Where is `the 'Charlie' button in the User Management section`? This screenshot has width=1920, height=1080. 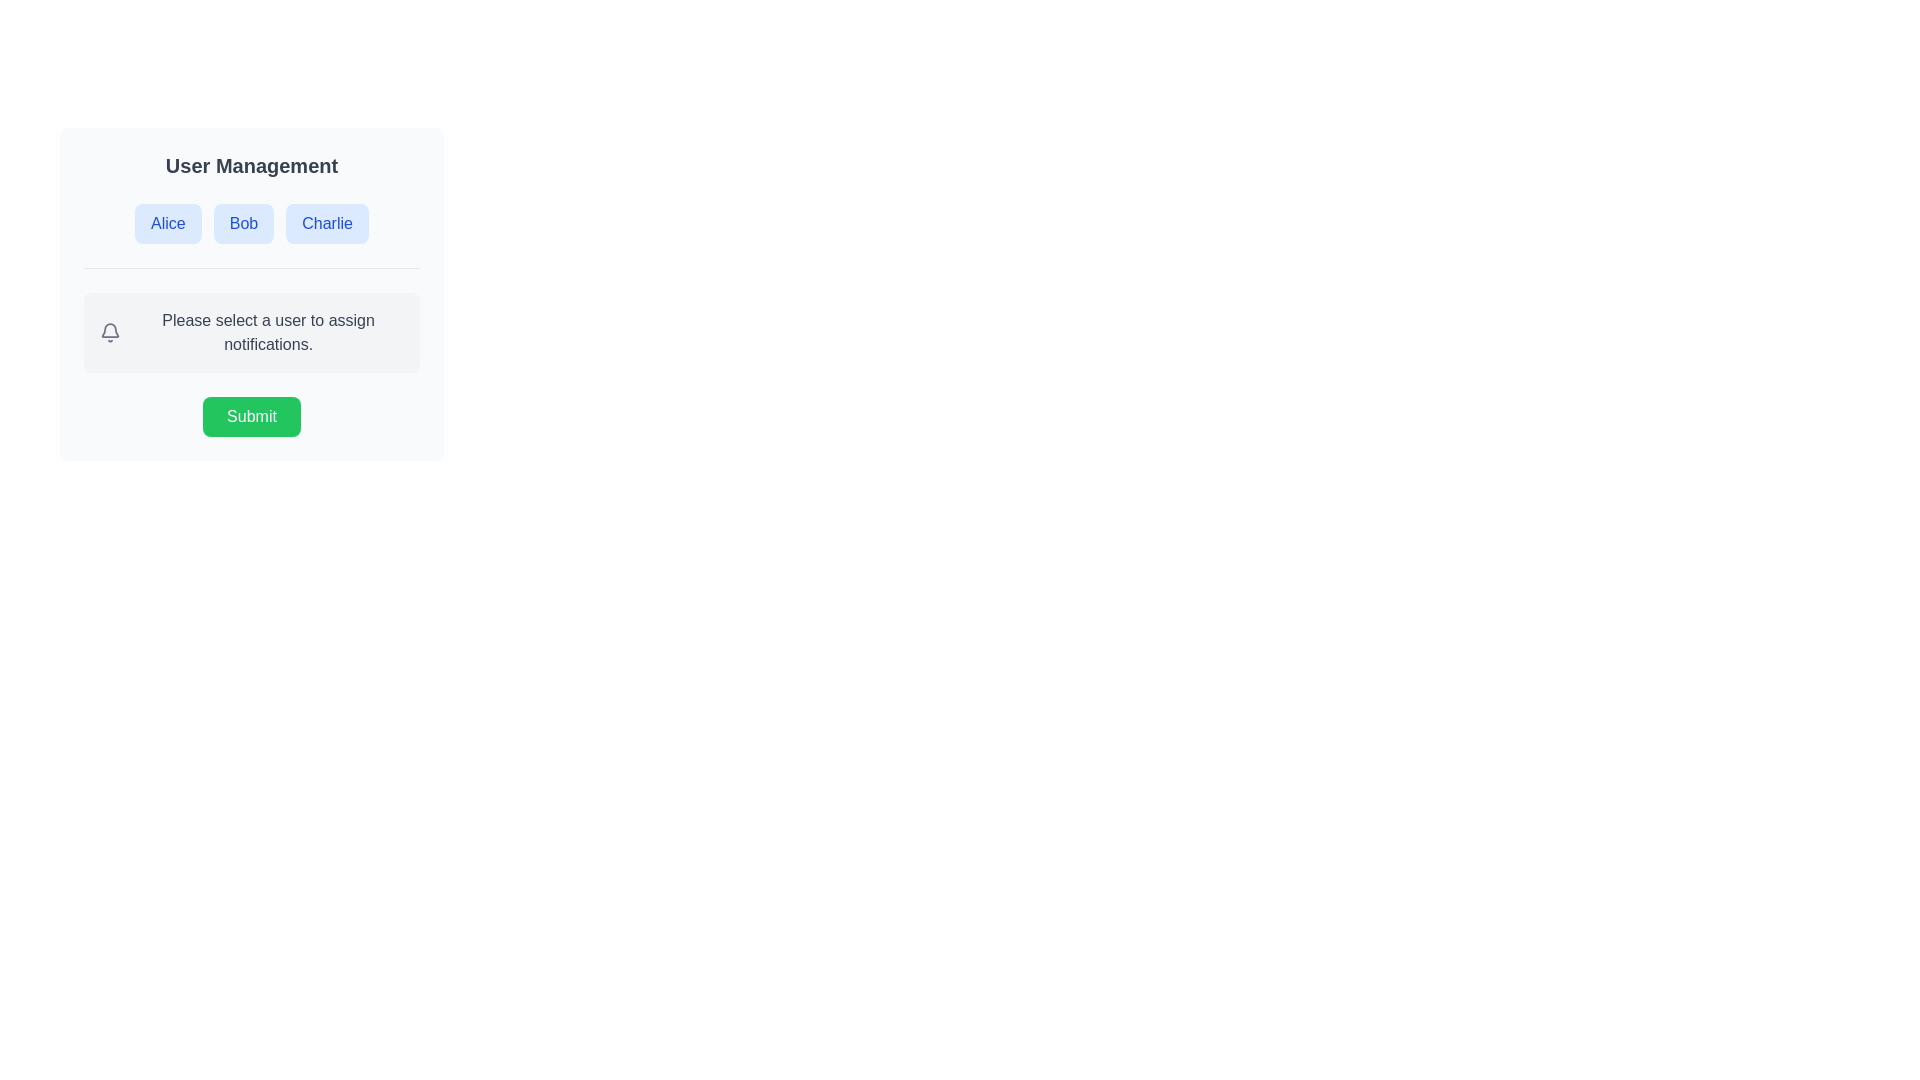 the 'Charlie' button in the User Management section is located at coordinates (327, 223).